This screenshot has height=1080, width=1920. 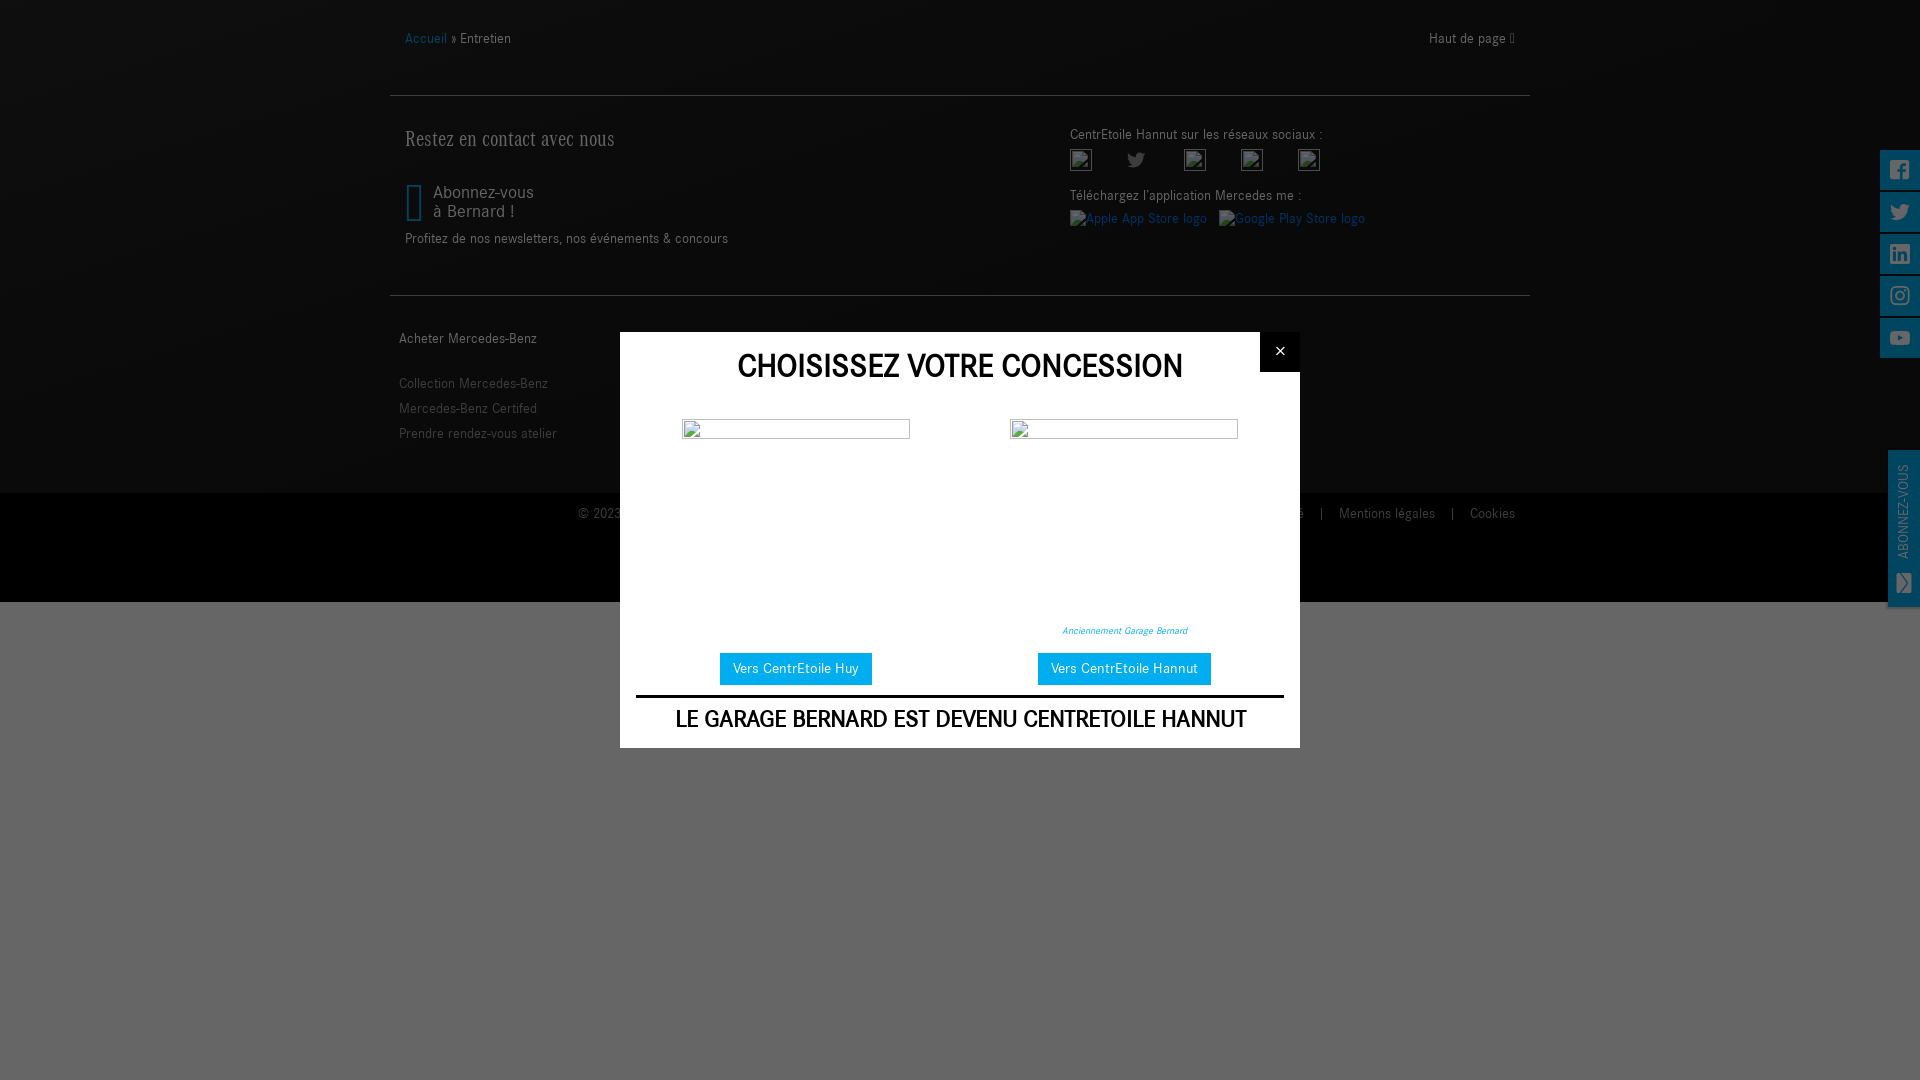 What do you see at coordinates (398, 407) in the screenshot?
I see `'Mercedes-Benz Certifed'` at bounding box center [398, 407].